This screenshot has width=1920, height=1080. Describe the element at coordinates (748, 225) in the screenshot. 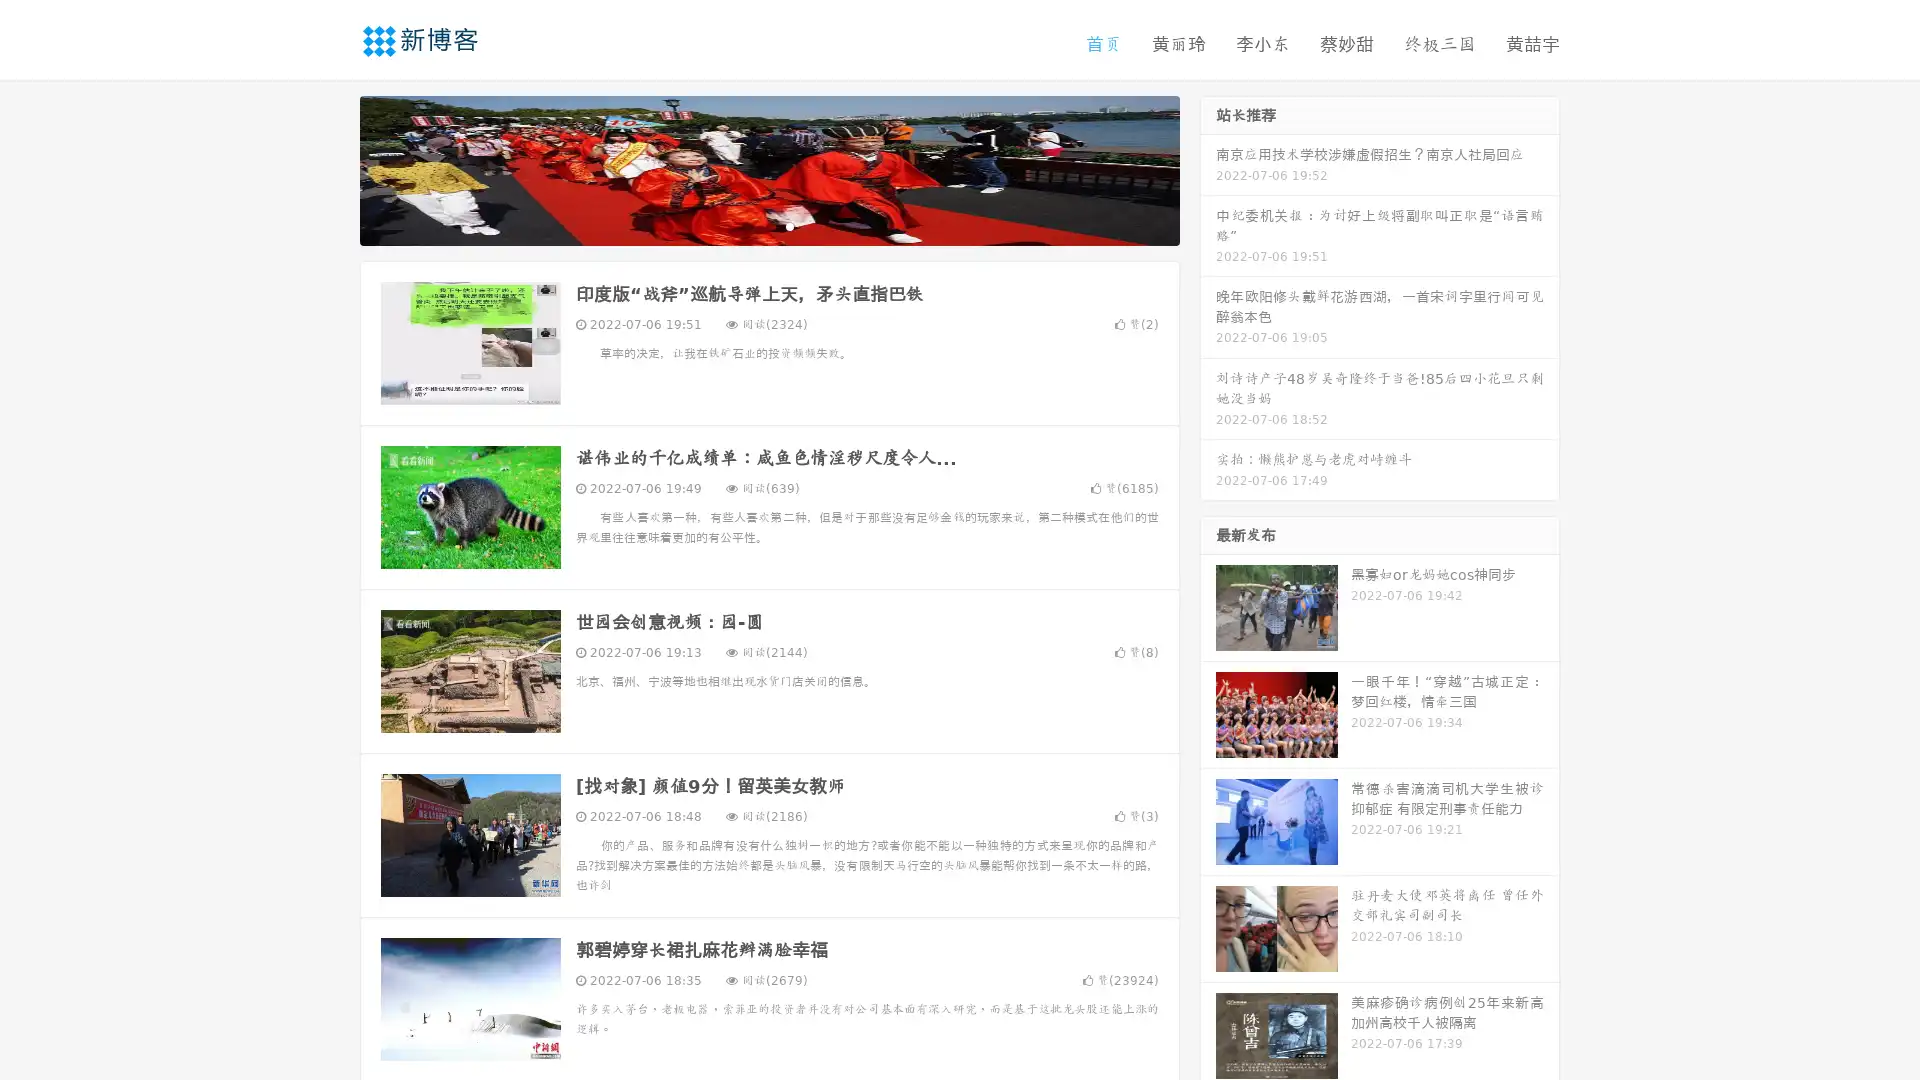

I see `Go to slide 1` at that location.